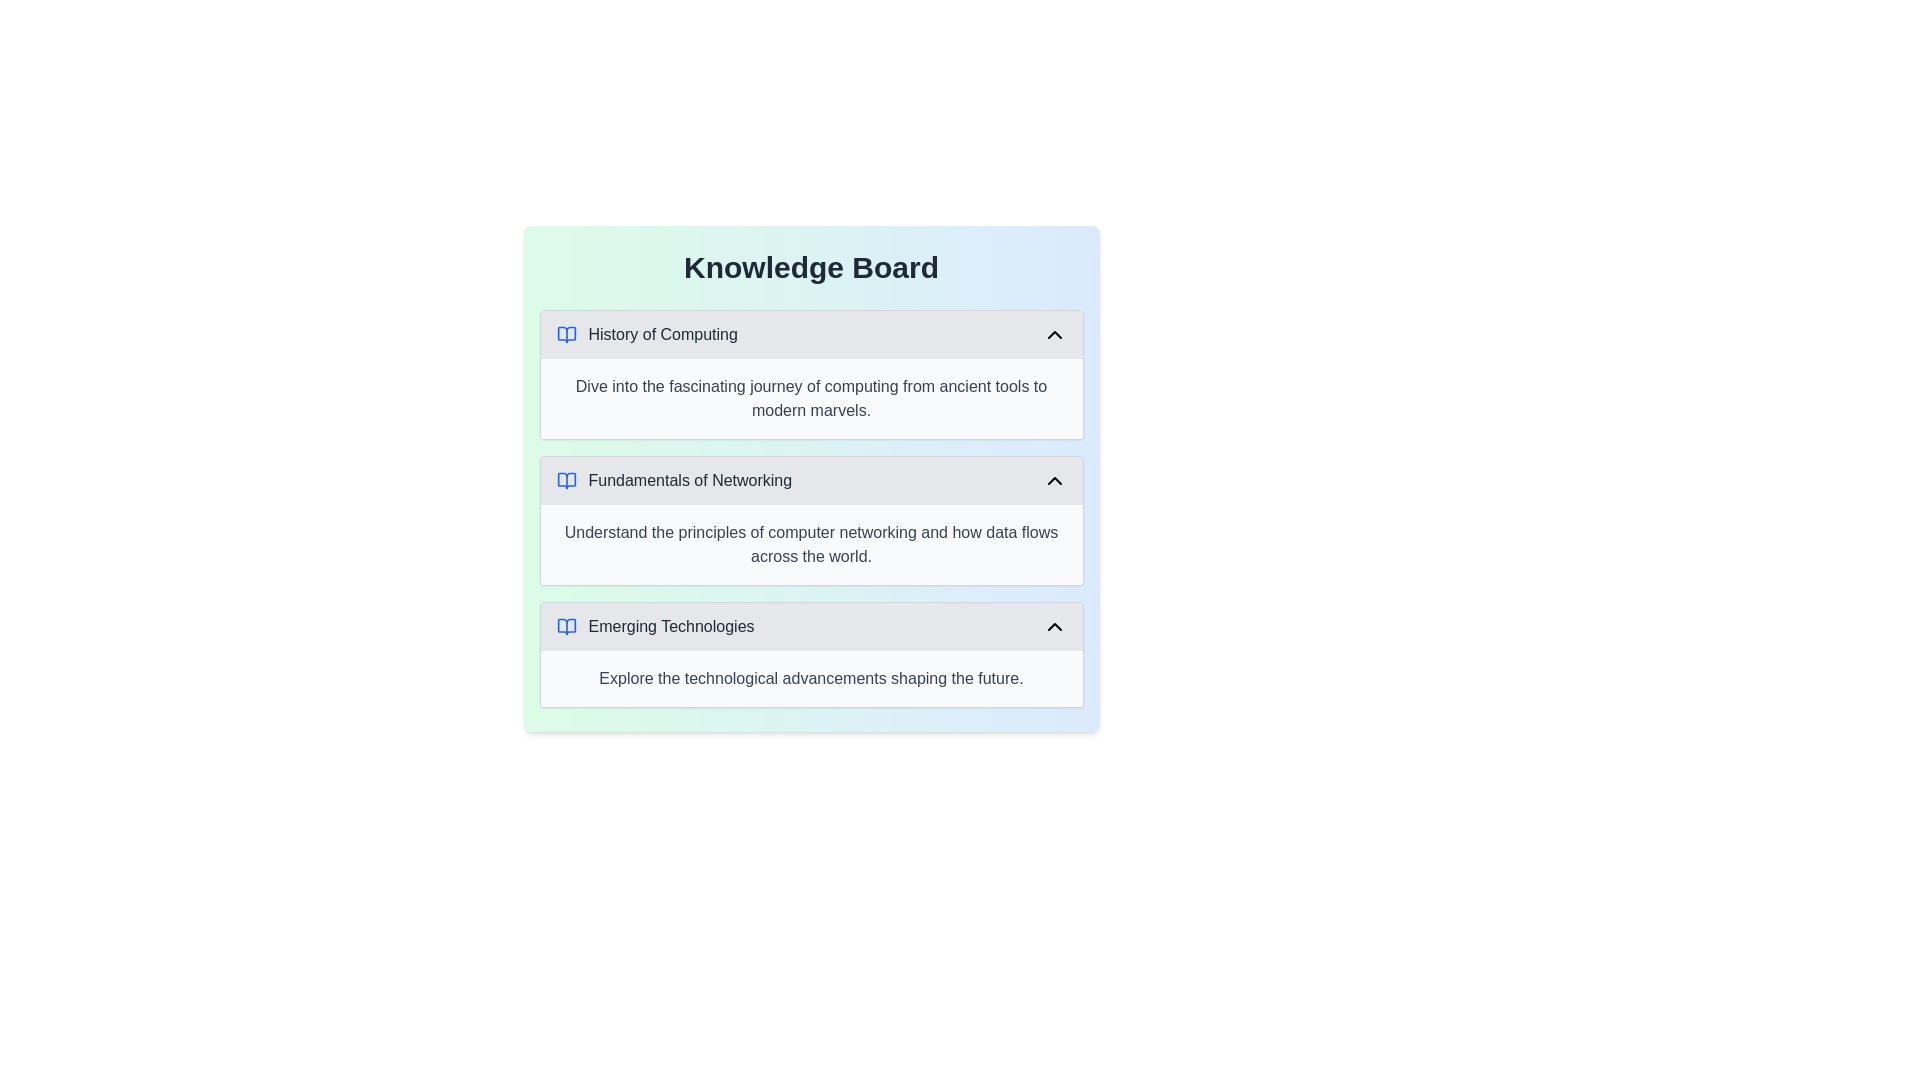 The image size is (1920, 1080). Describe the element at coordinates (811, 677) in the screenshot. I see `the second content block under the 'Emerging Technologies' section, which provides additional information related to this section` at that location.